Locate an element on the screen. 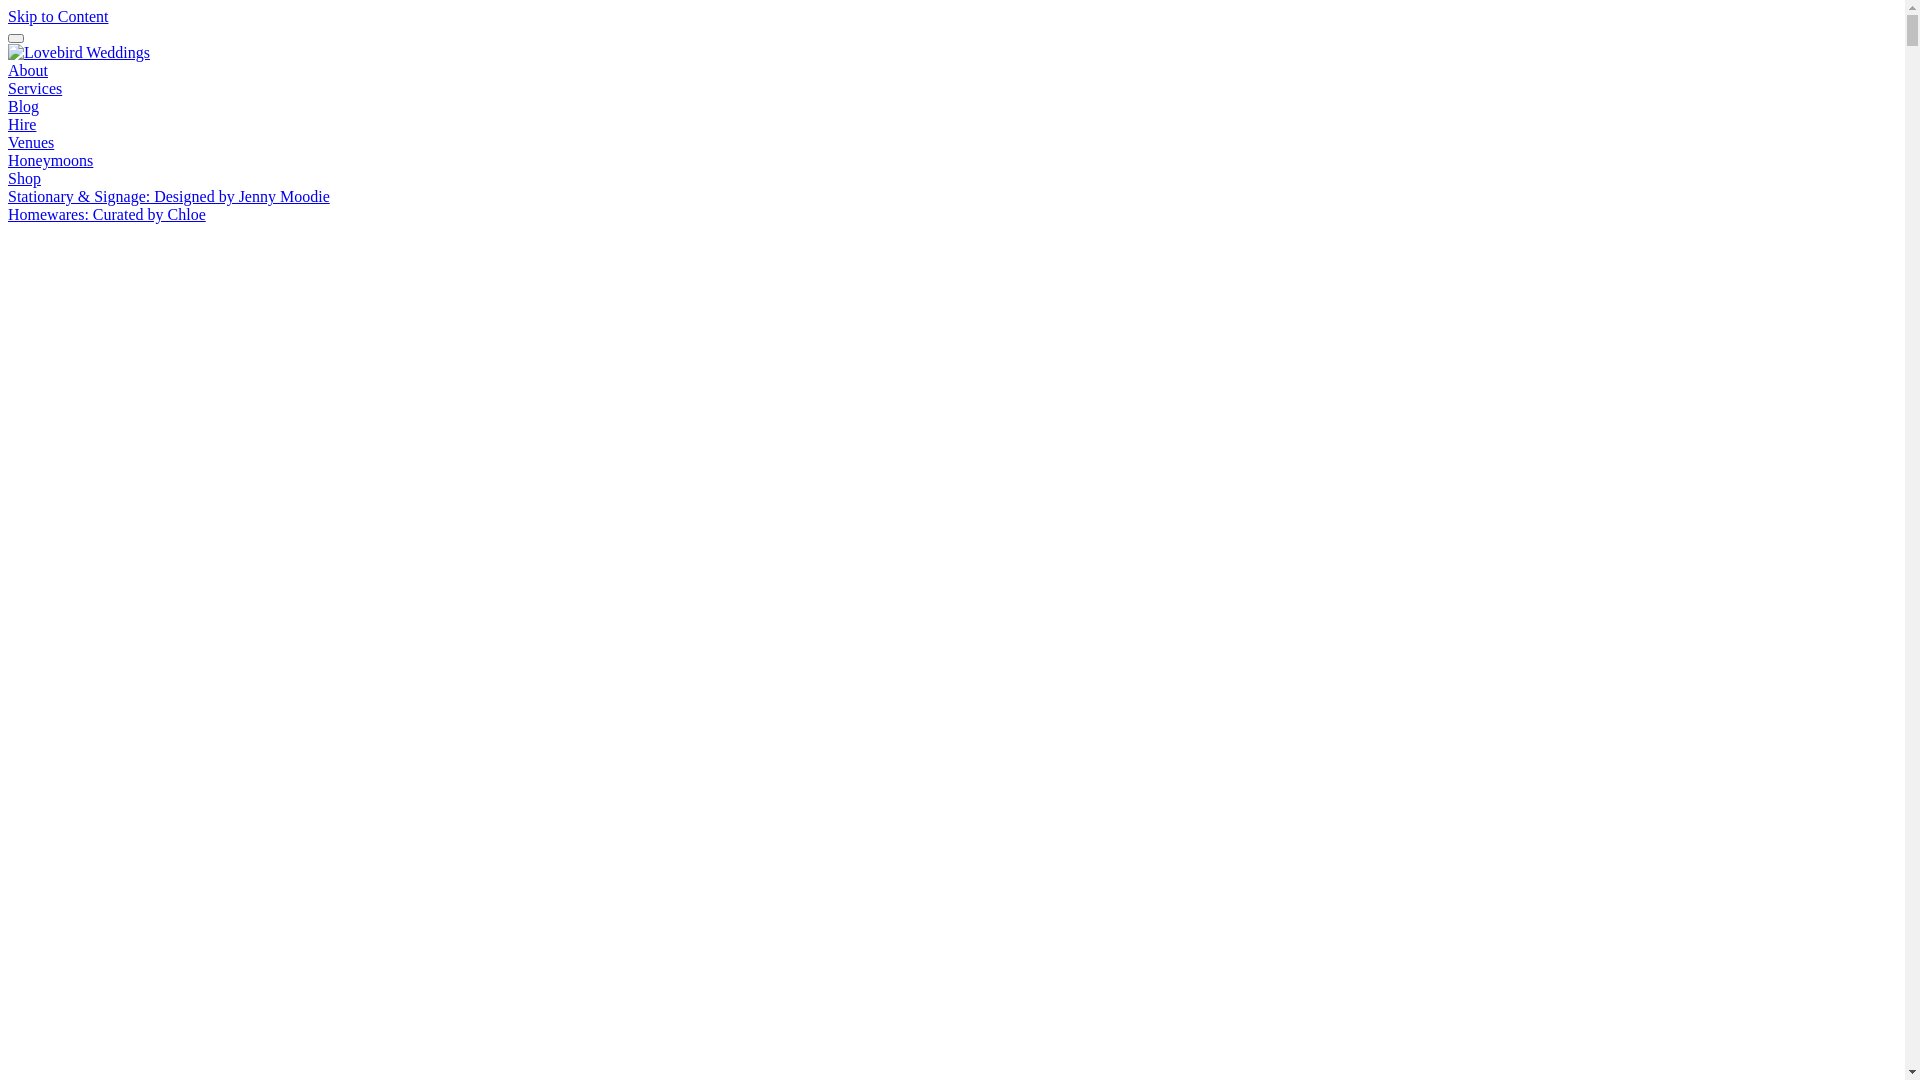 The width and height of the screenshot is (1920, 1080). 'Shop' is located at coordinates (8, 177).